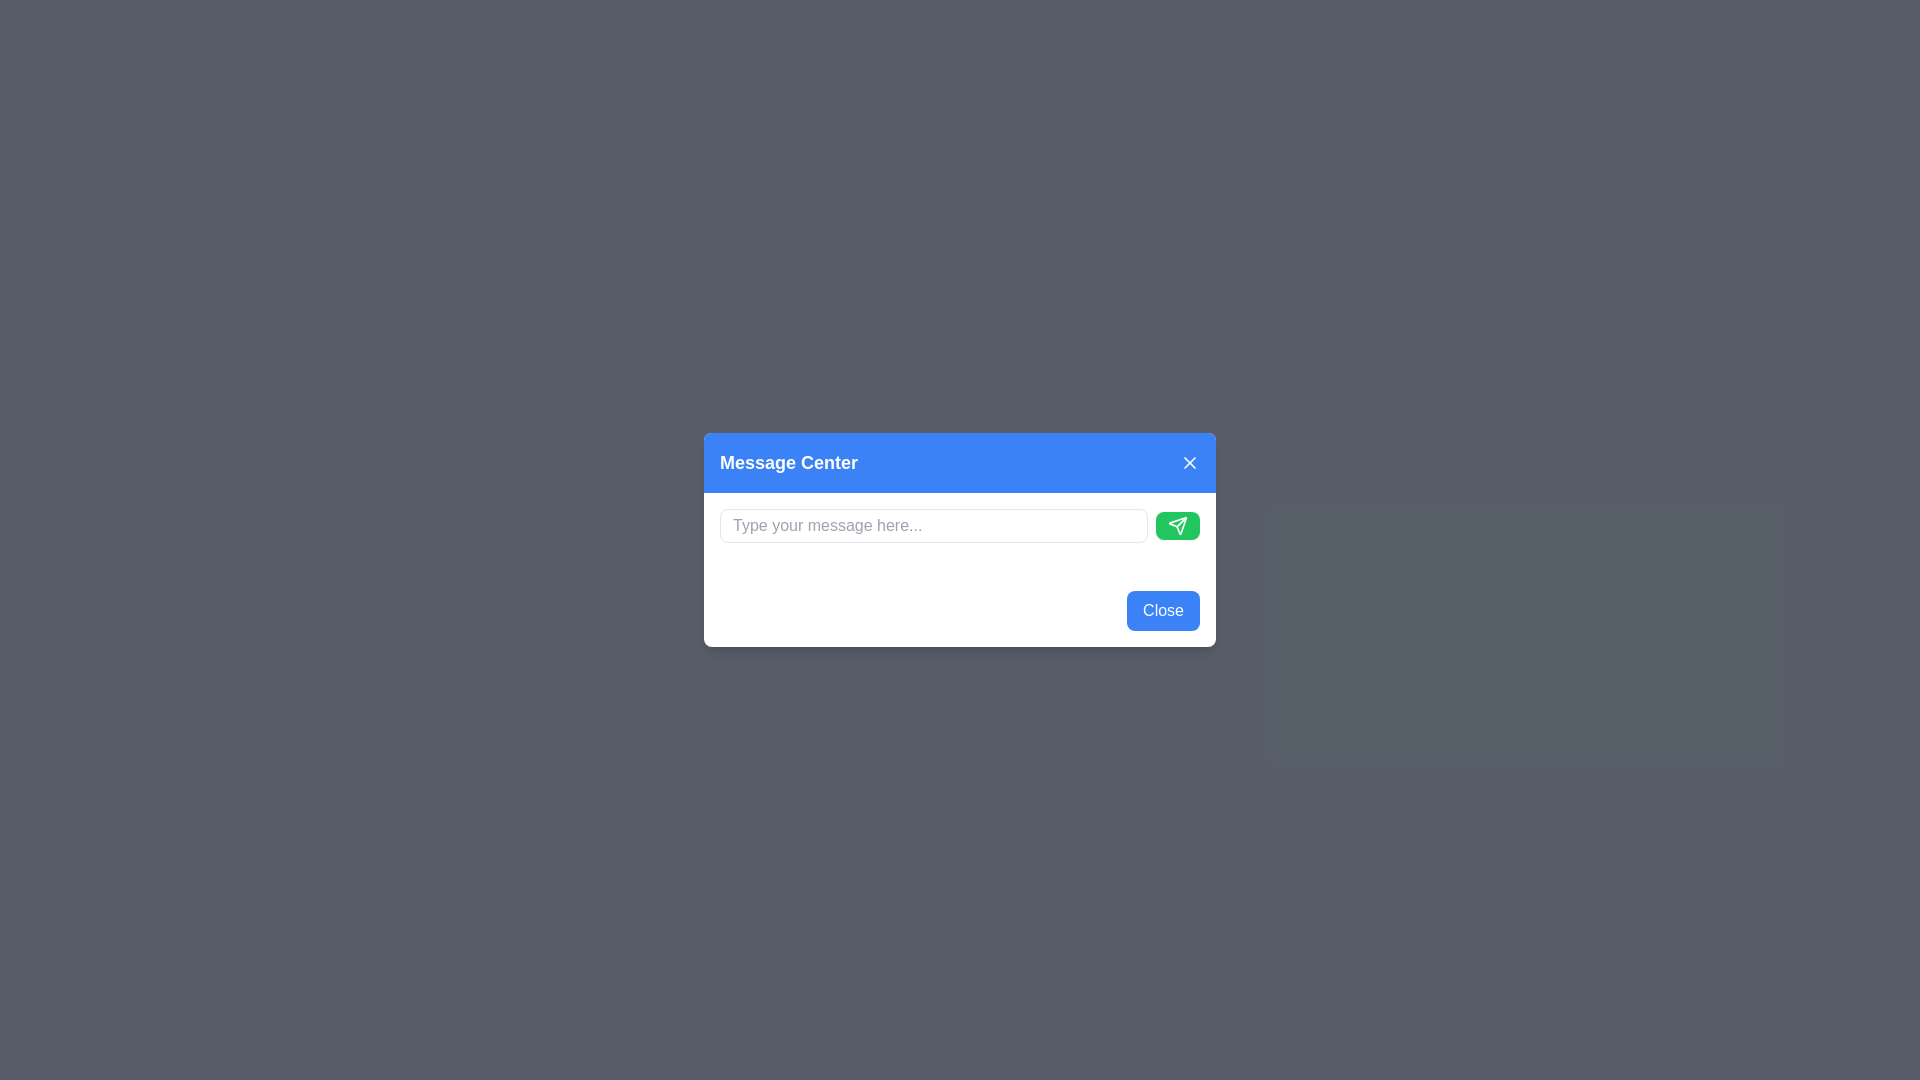 Image resolution: width=1920 pixels, height=1080 pixels. What do you see at coordinates (1163, 609) in the screenshot?
I see `the close button located at the bottom-right corner of the 'Message Center' modal dialog` at bounding box center [1163, 609].